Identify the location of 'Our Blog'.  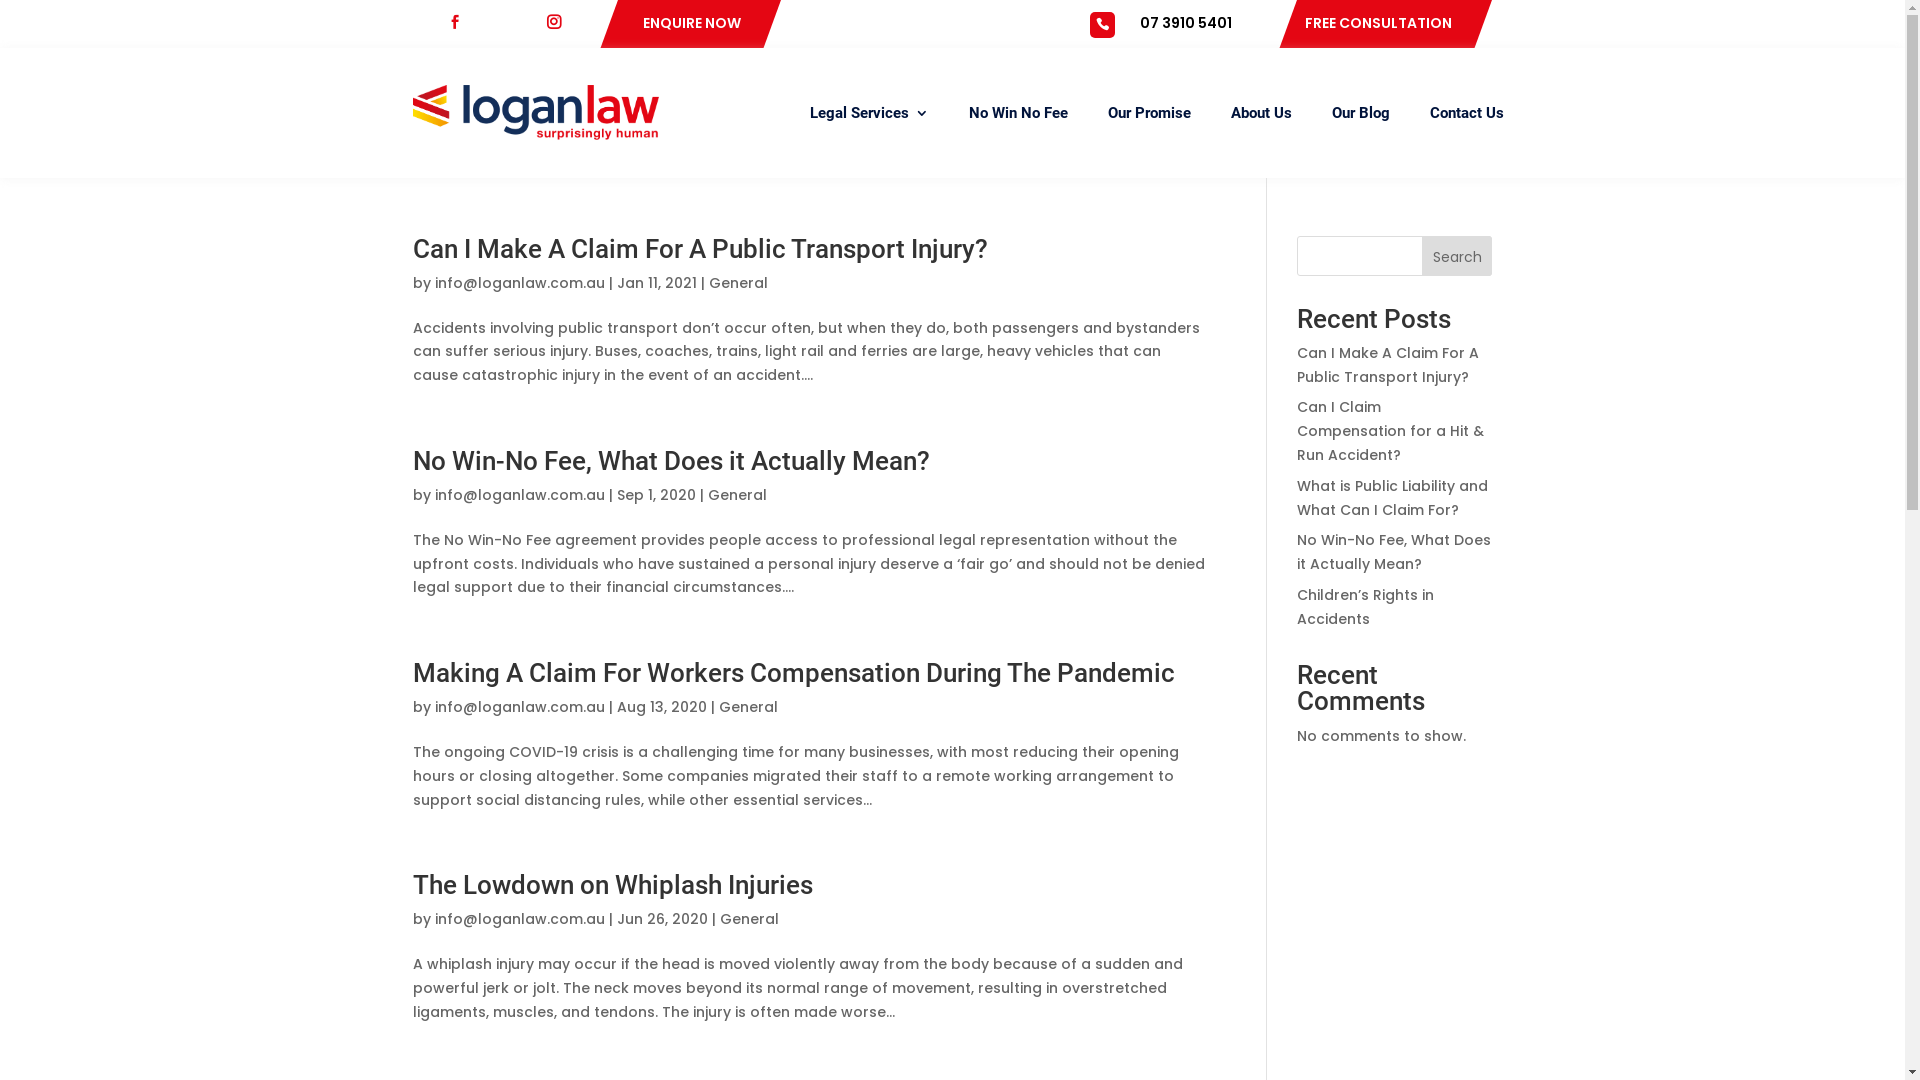
(1331, 112).